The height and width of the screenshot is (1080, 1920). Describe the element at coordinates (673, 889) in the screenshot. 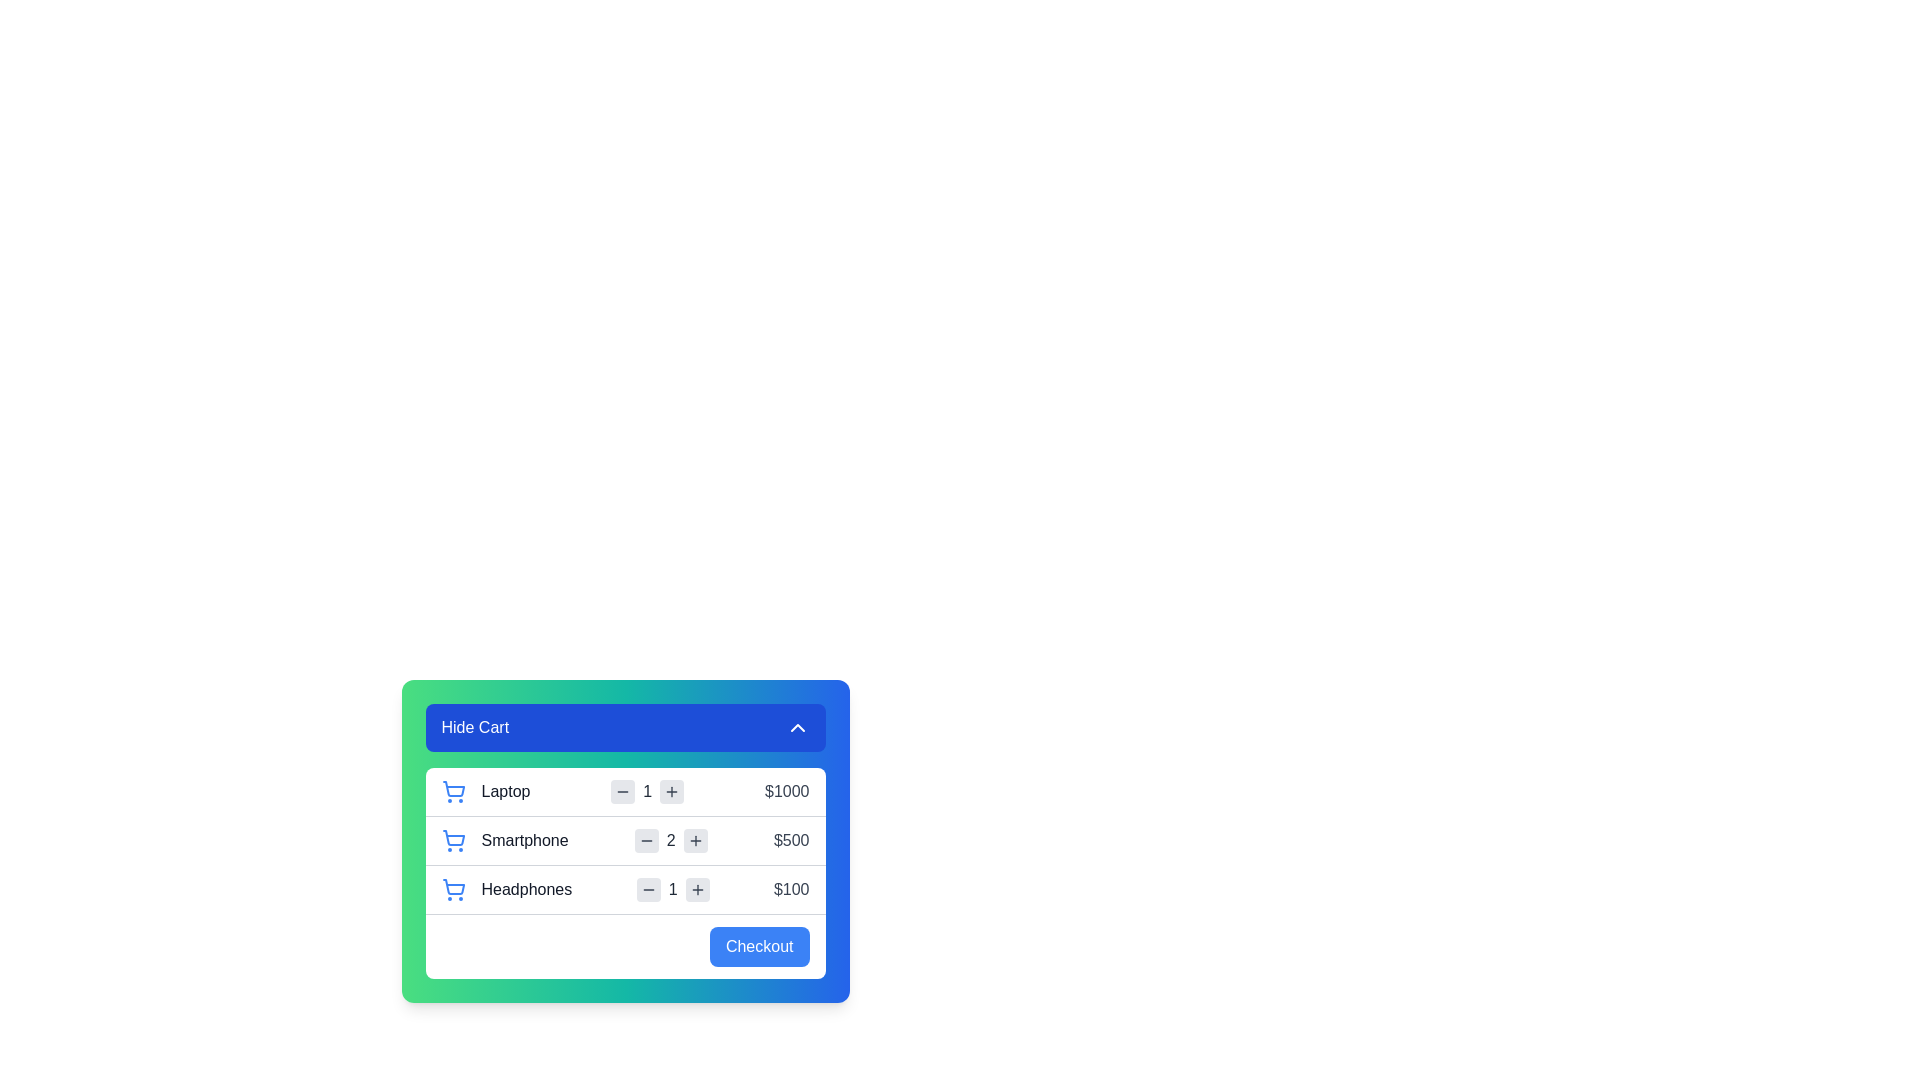

I see `the Label displaying the numeral '1' for the quantity selector of 'Headphones', which is positioned between the minus and plus buttons in the third row of the cart interface` at that location.